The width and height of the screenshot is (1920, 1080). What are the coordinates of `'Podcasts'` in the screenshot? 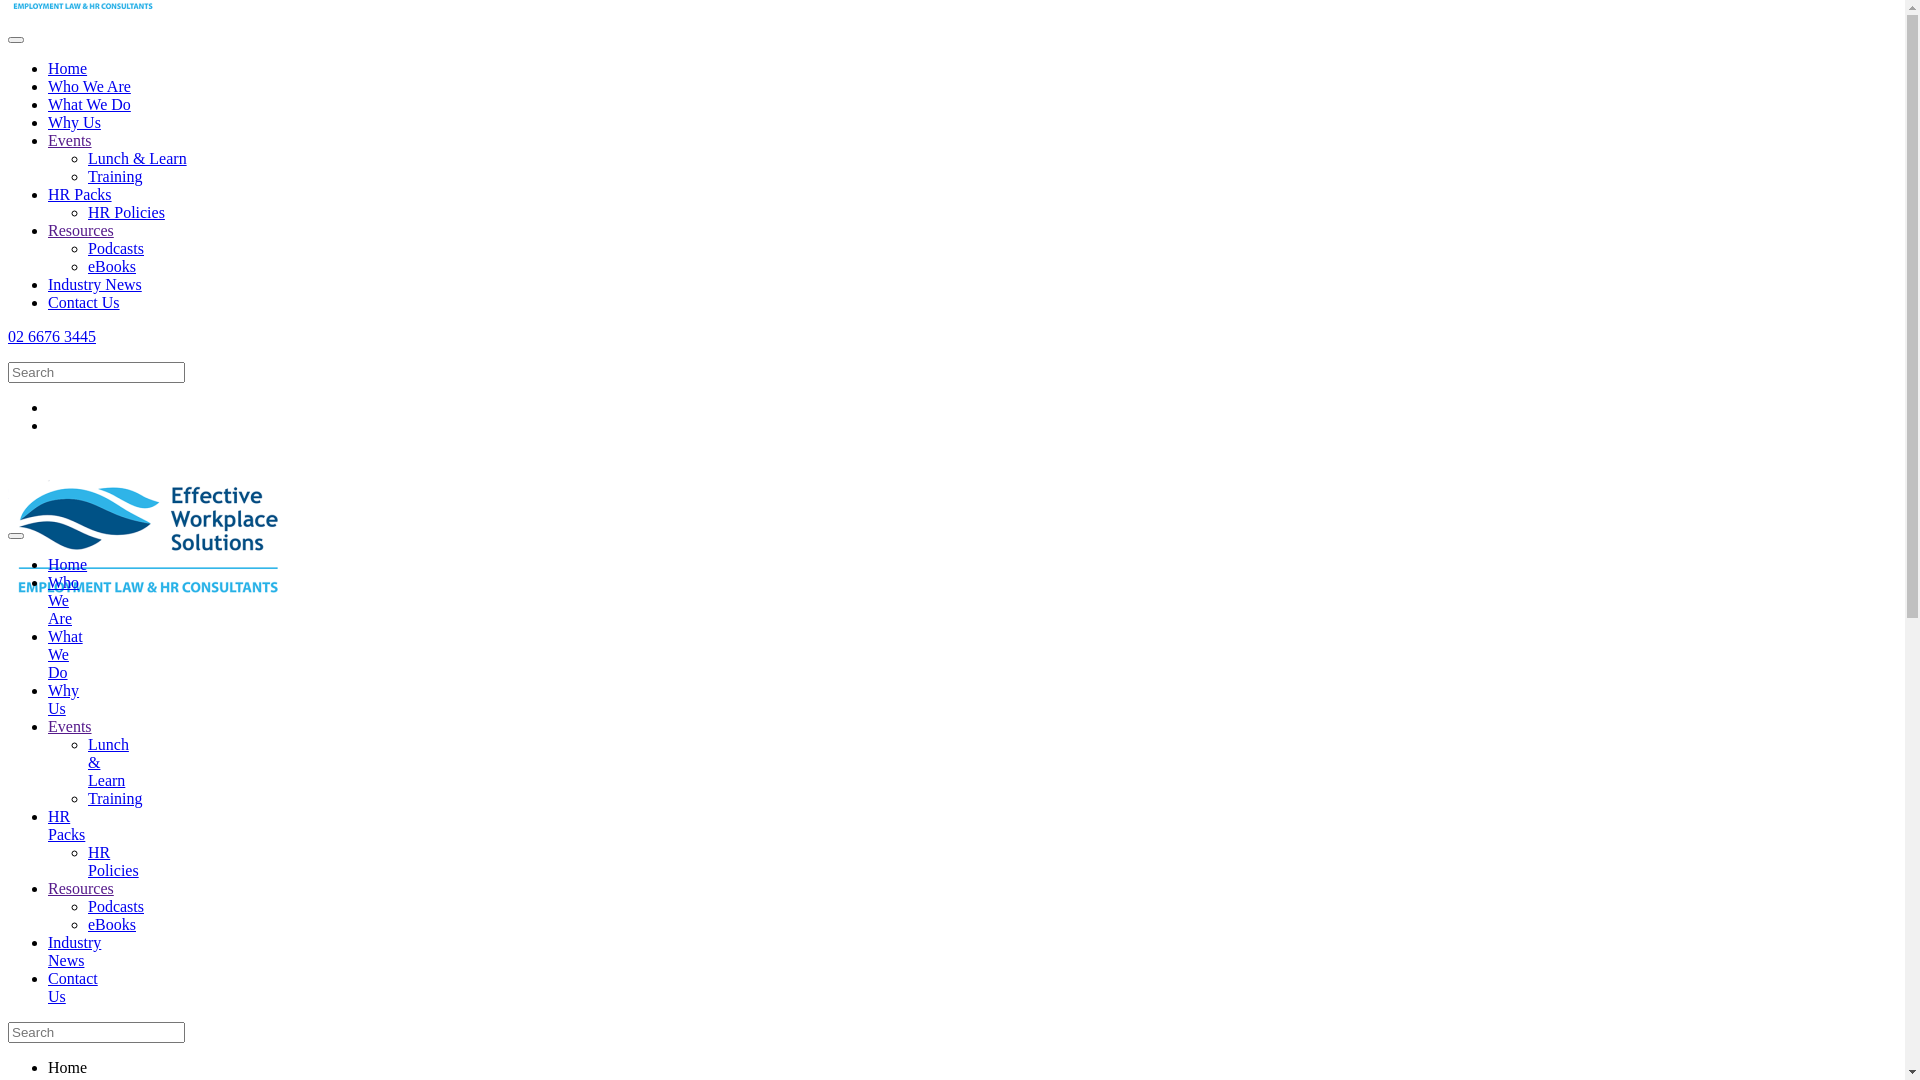 It's located at (114, 247).